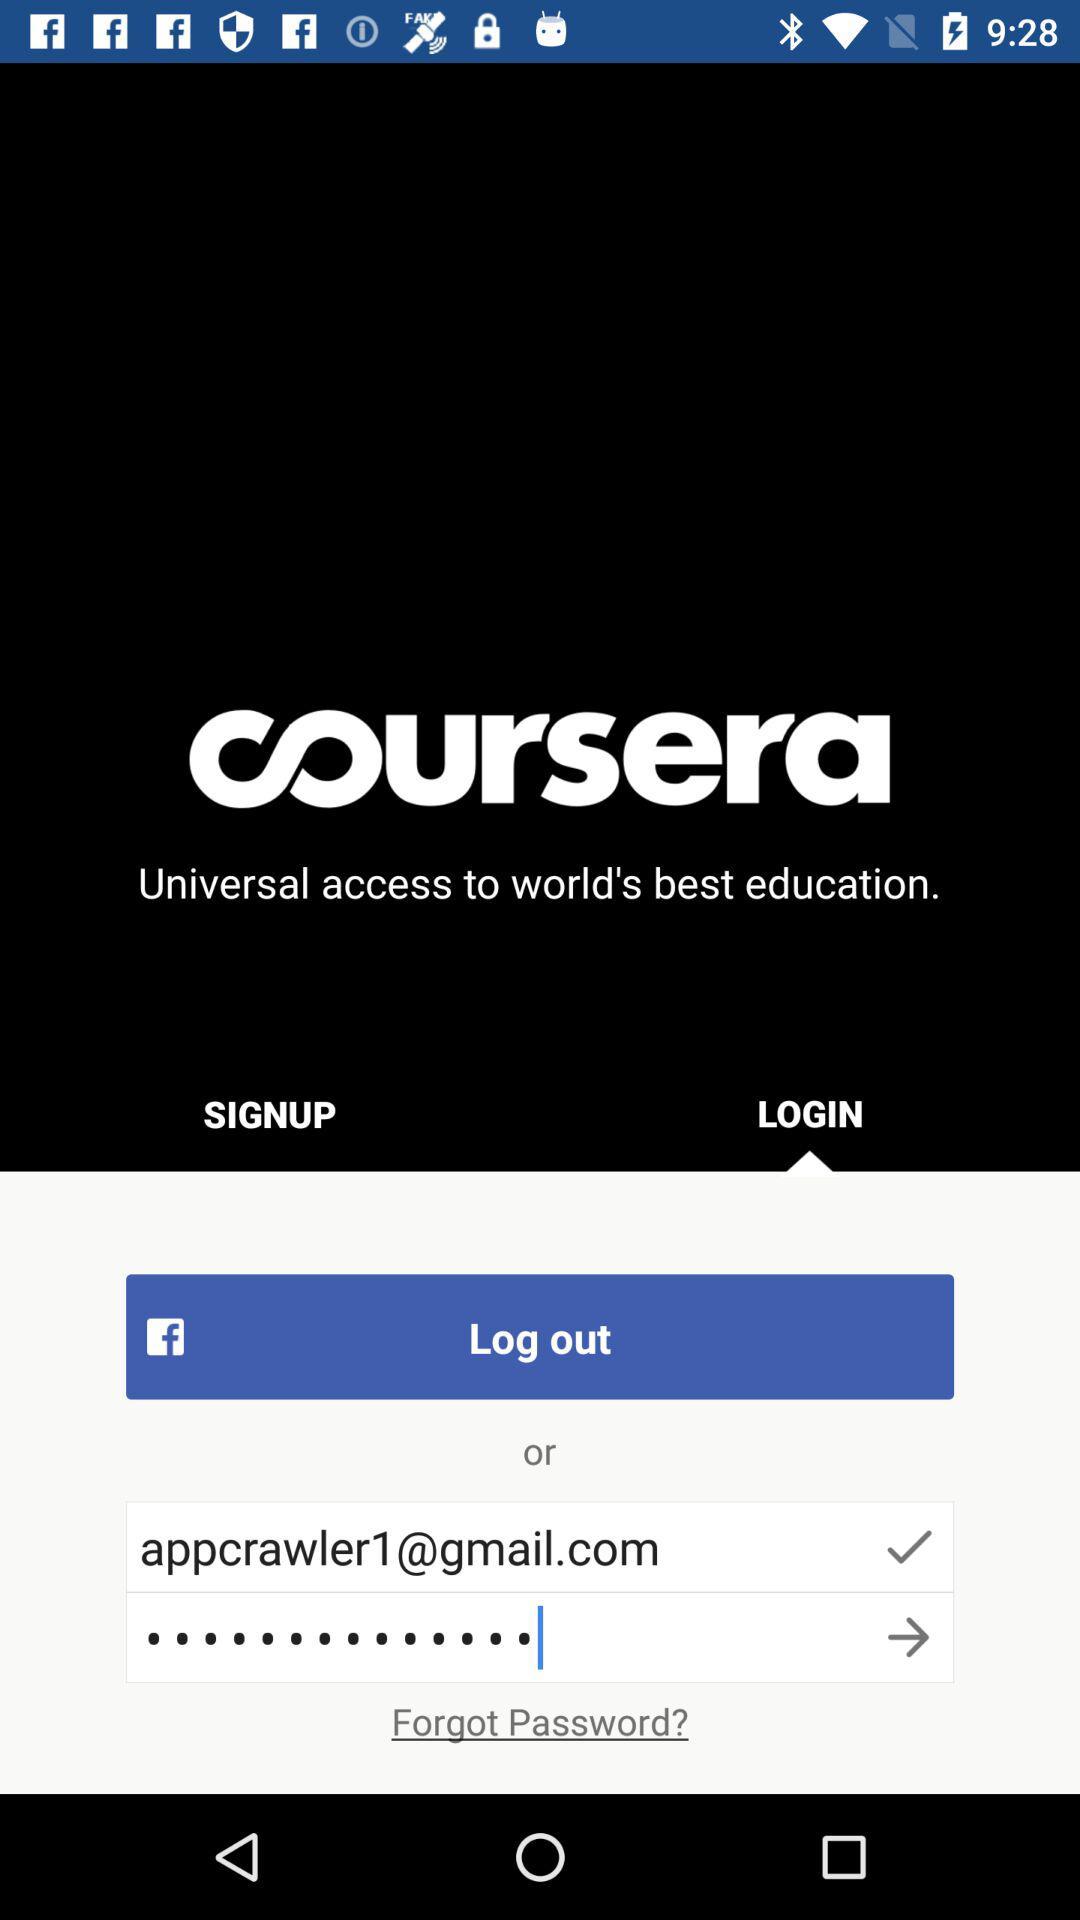  I want to click on icon above the forgot password? item, so click(540, 1637).